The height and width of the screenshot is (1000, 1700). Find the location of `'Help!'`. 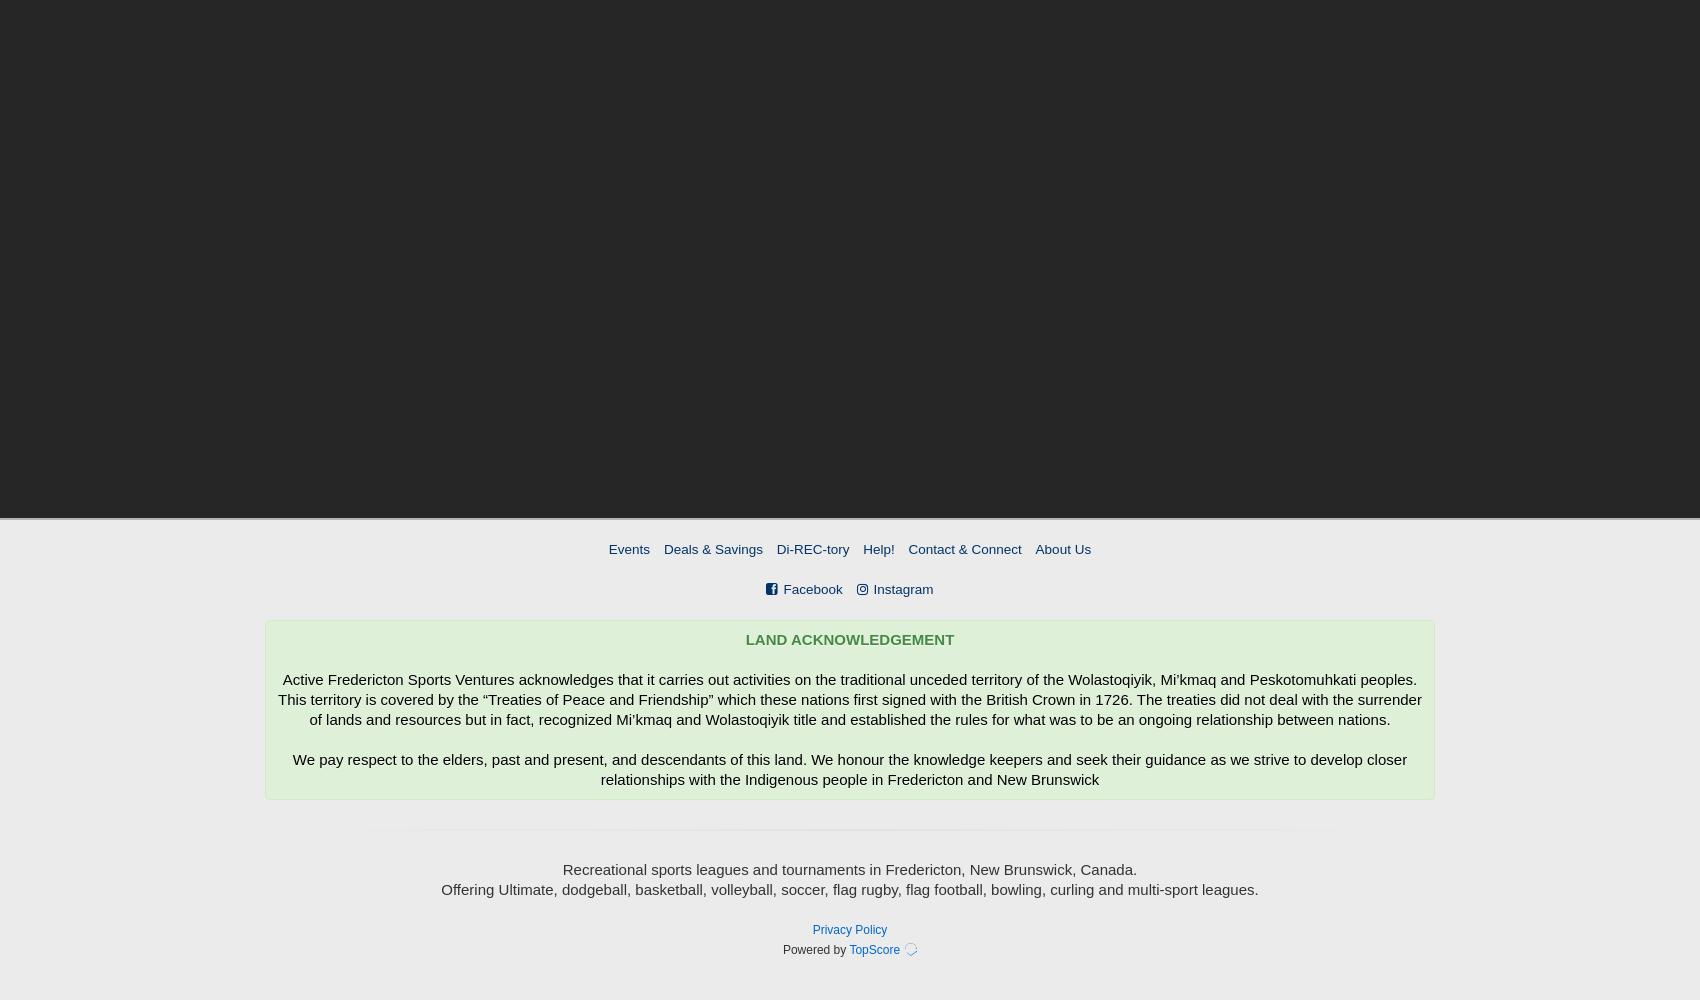

'Help!' is located at coordinates (878, 549).